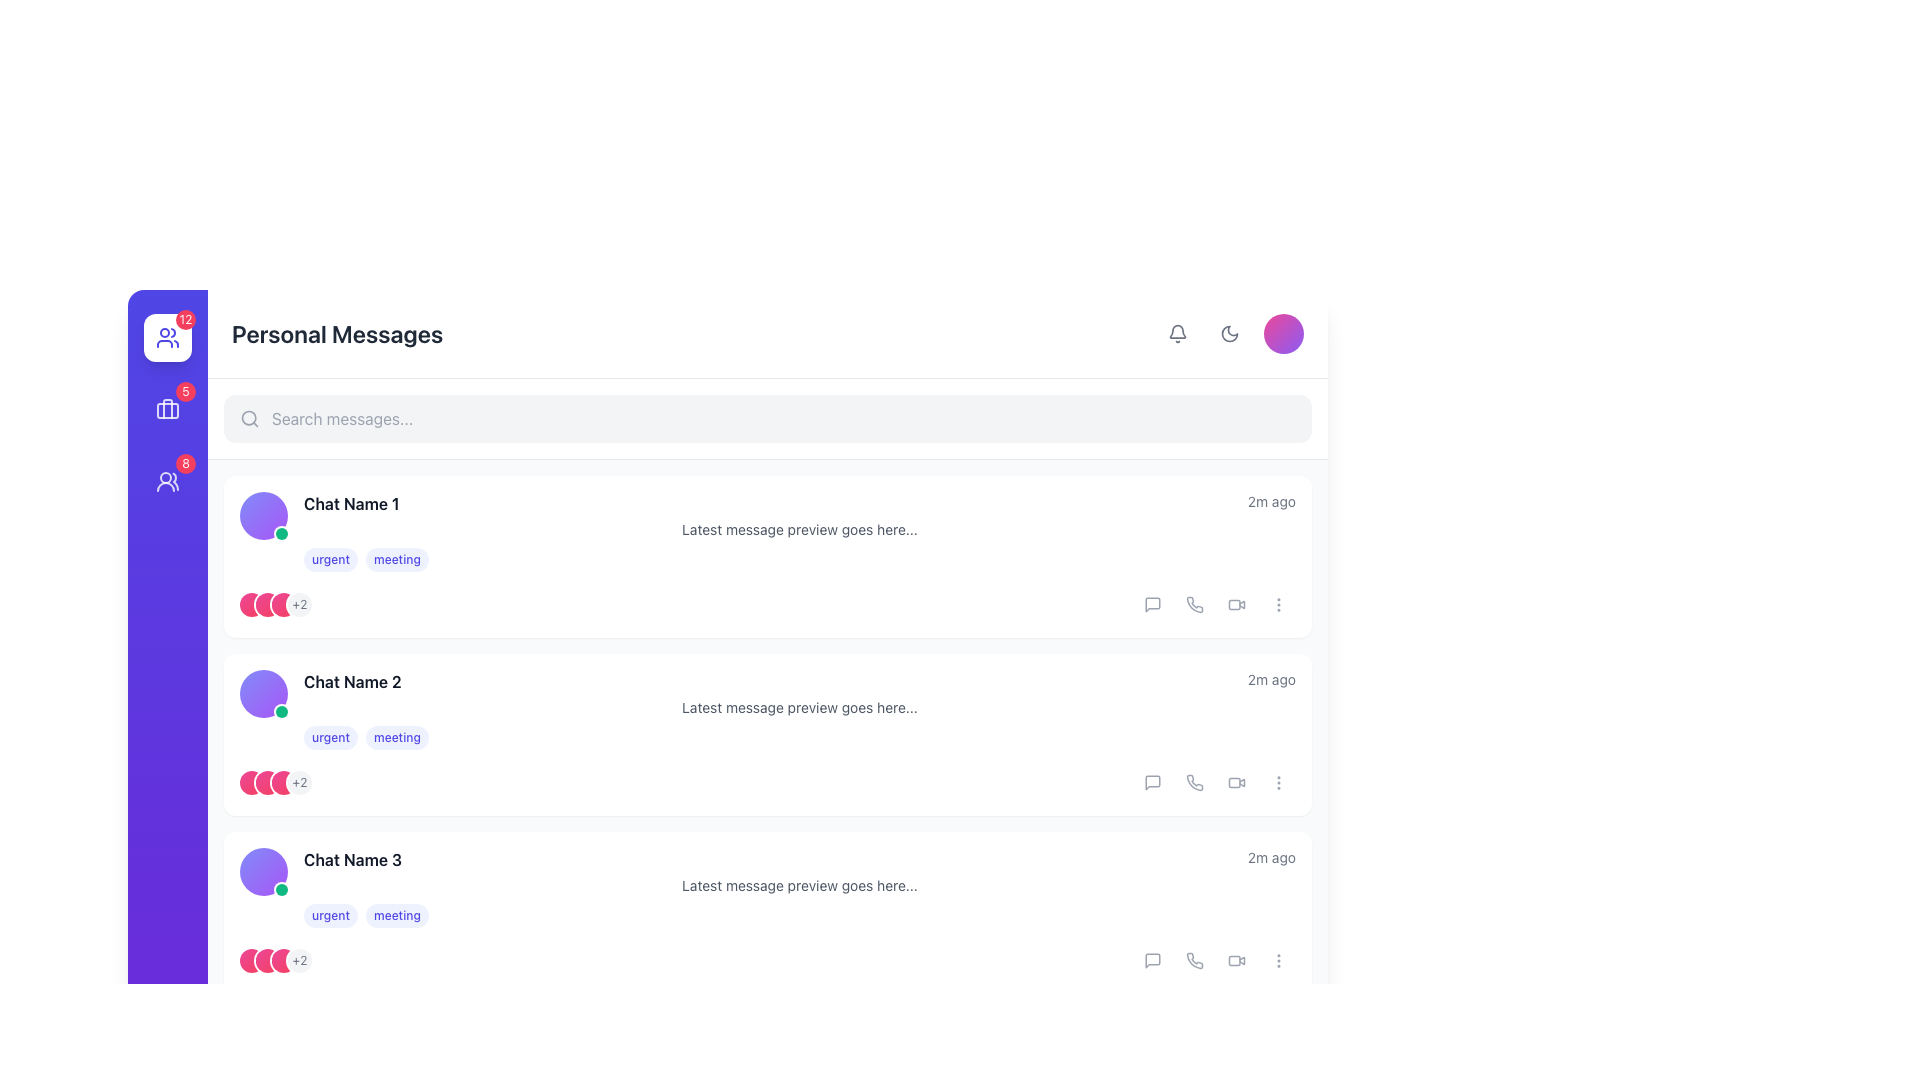  I want to click on the phone handset icon, which is the second icon from the left, so click(1195, 604).